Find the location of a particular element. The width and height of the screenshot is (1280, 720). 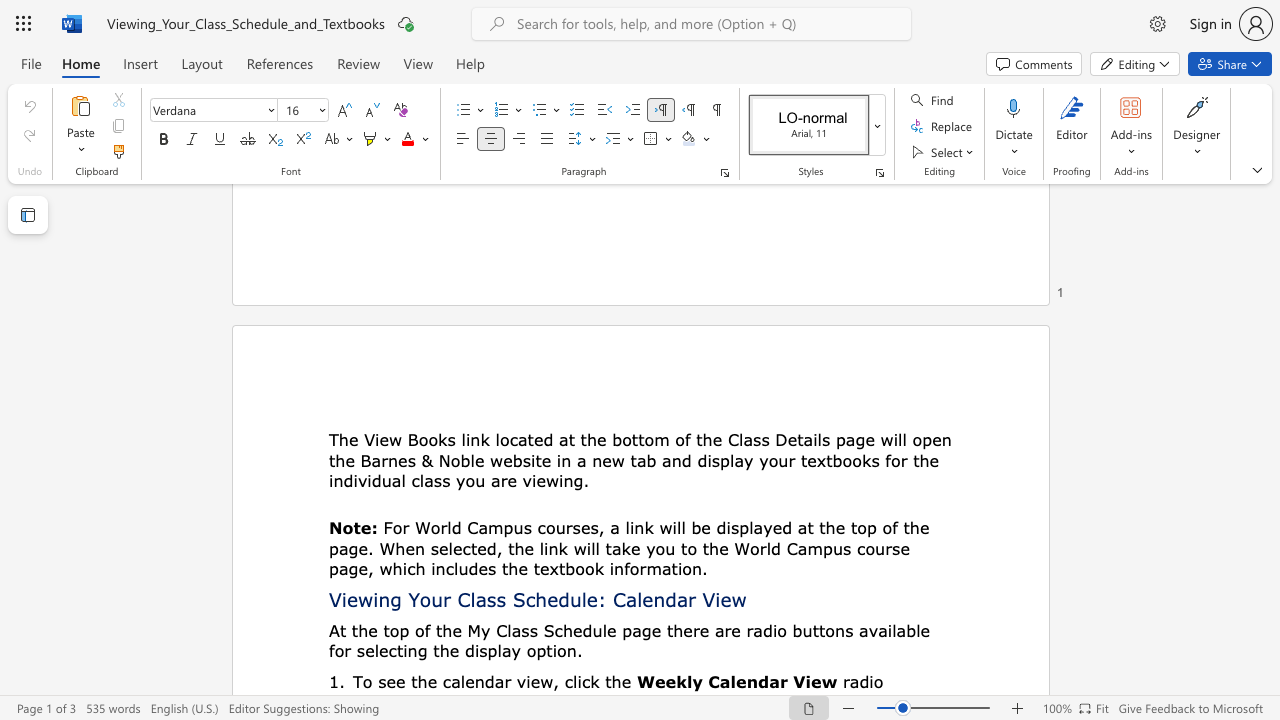

the subset text "ar View" within the text "Weekly Calendar View" is located at coordinates (768, 680).